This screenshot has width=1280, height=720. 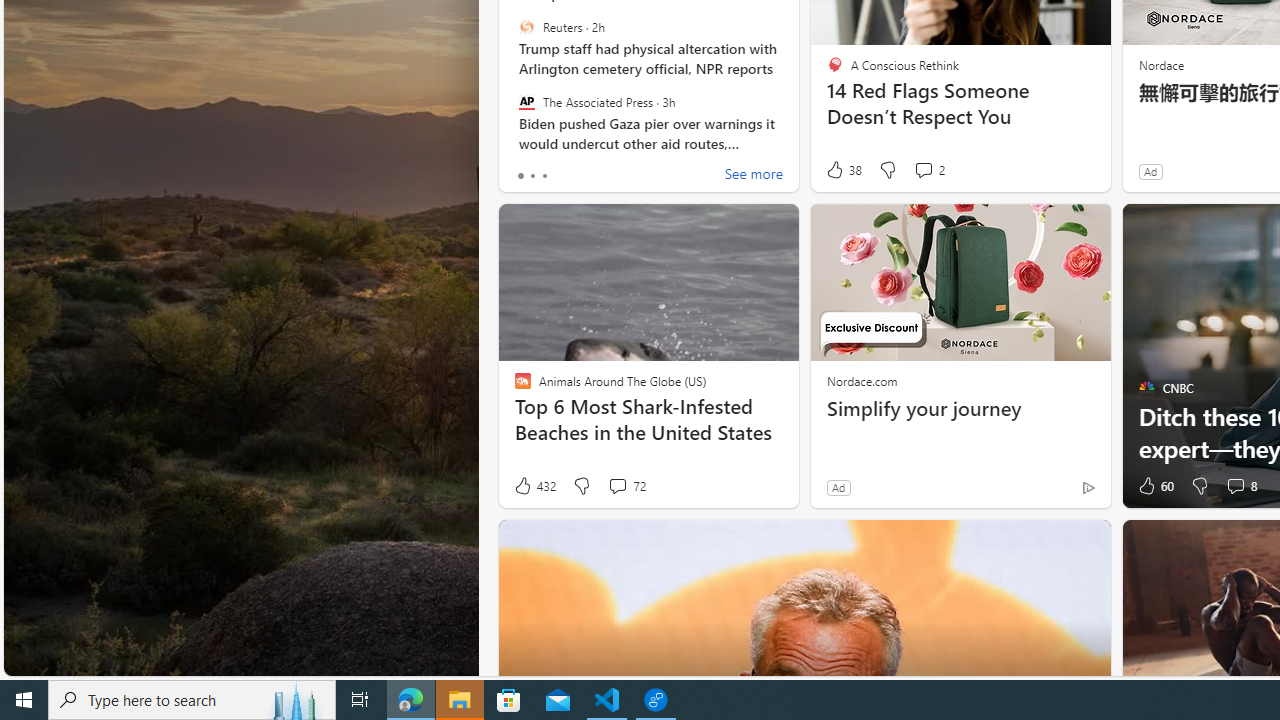 I want to click on '60 Like', so click(x=1154, y=486).